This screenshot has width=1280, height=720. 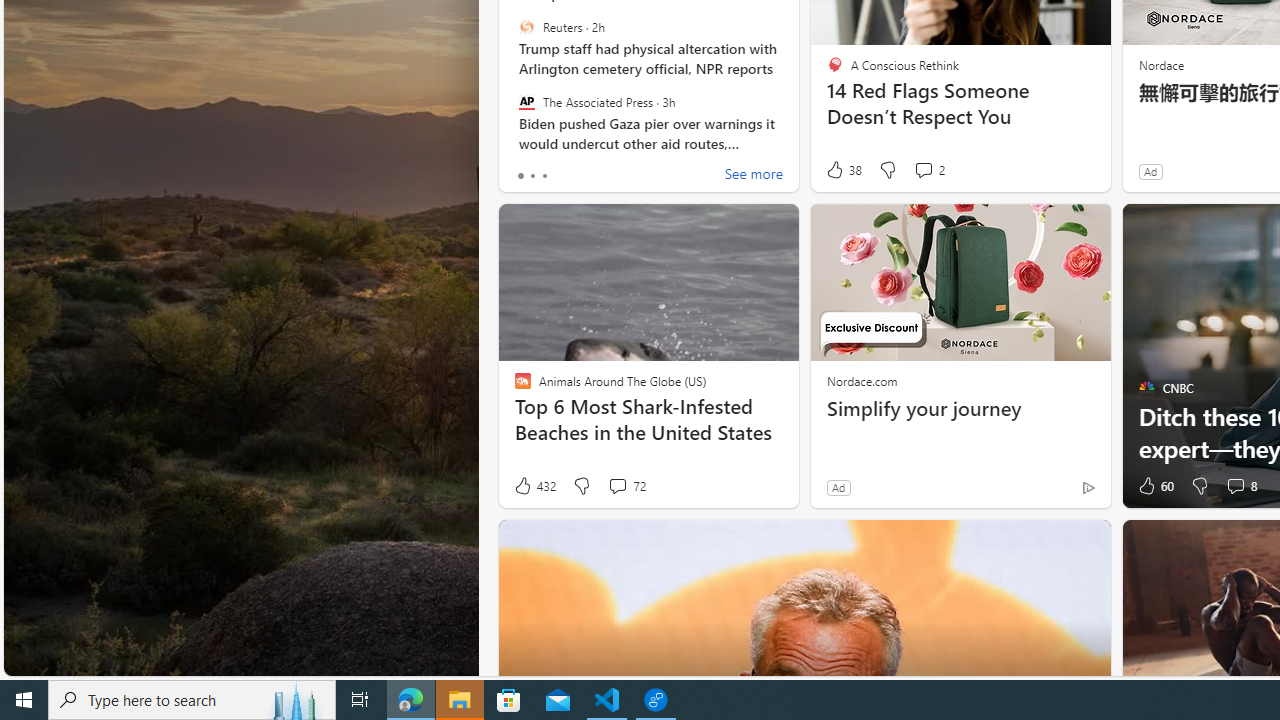 I want to click on '60 Like', so click(x=1154, y=486).